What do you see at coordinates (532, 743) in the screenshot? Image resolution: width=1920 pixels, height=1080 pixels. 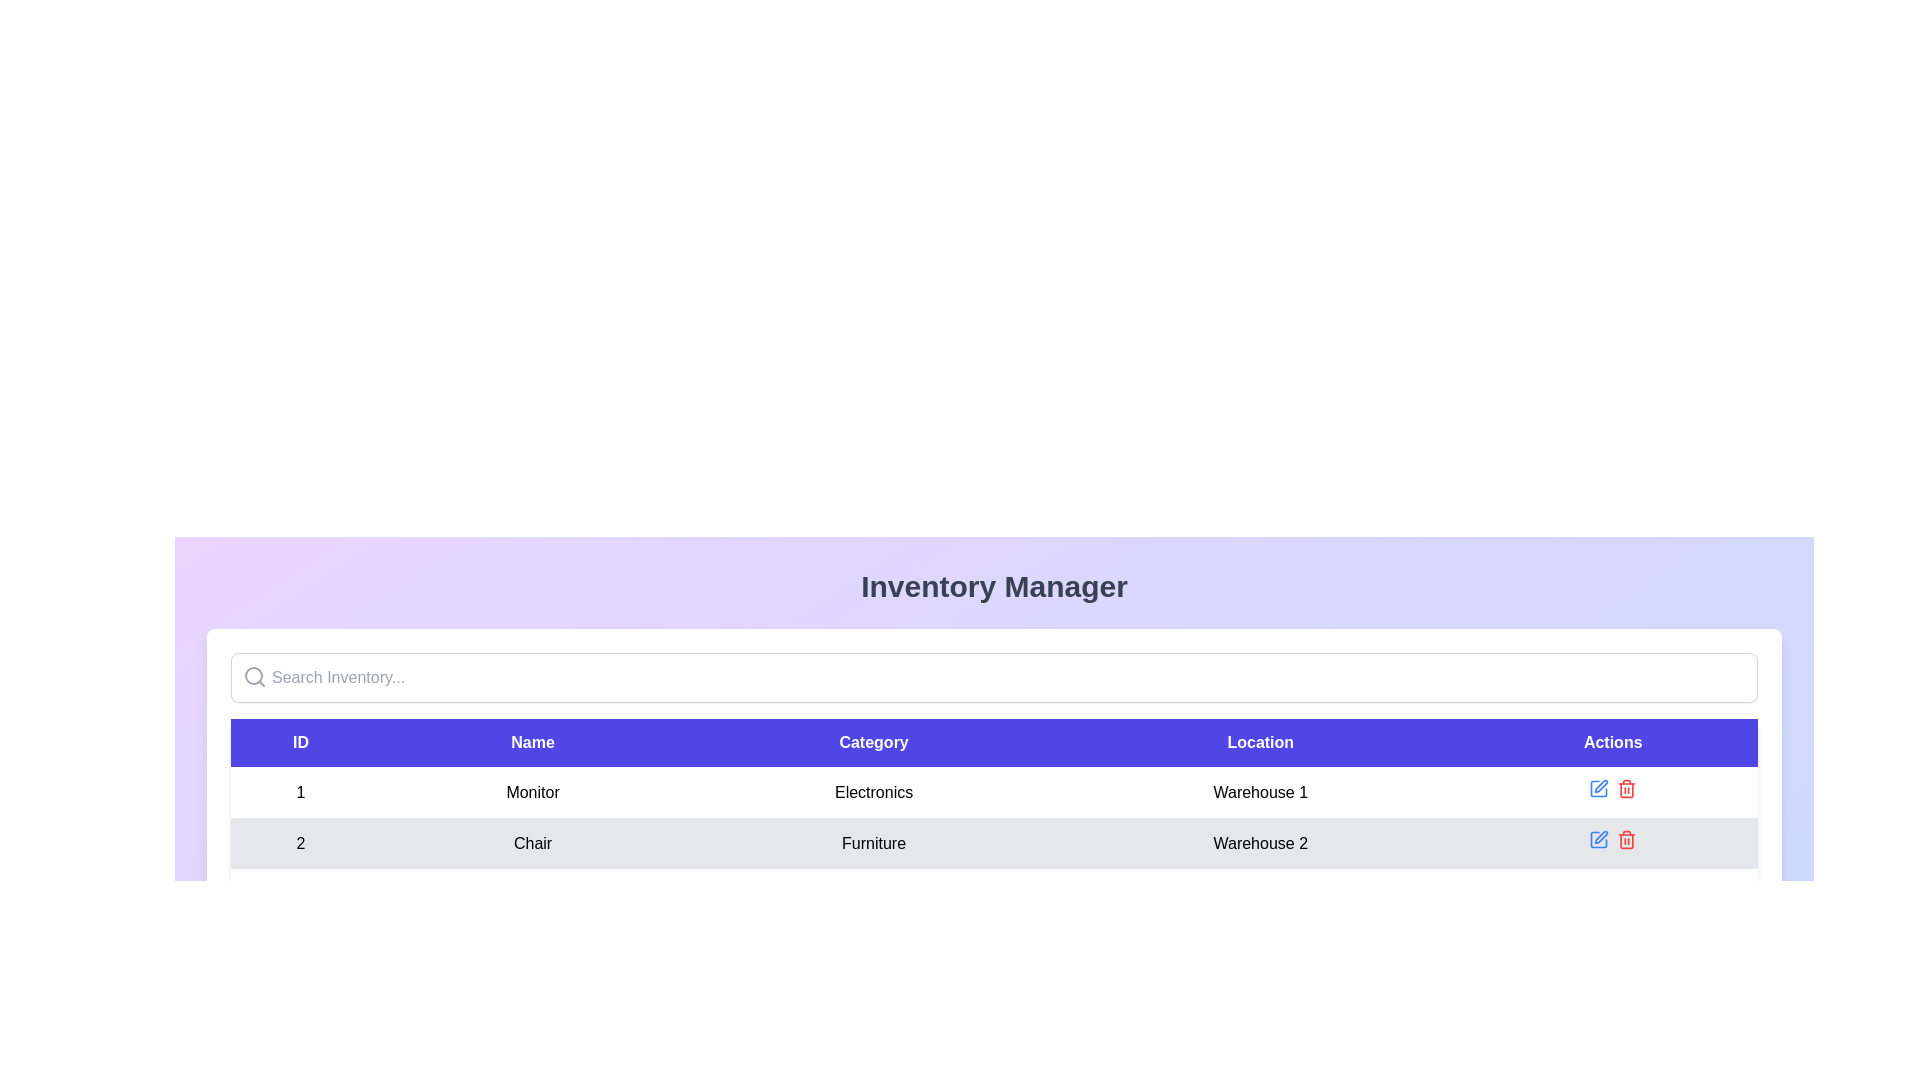 I see `the 'Name' text label, which is the second column header in a table with a purple background and white bold text, located below the 'Inventory Manager' title` at bounding box center [532, 743].